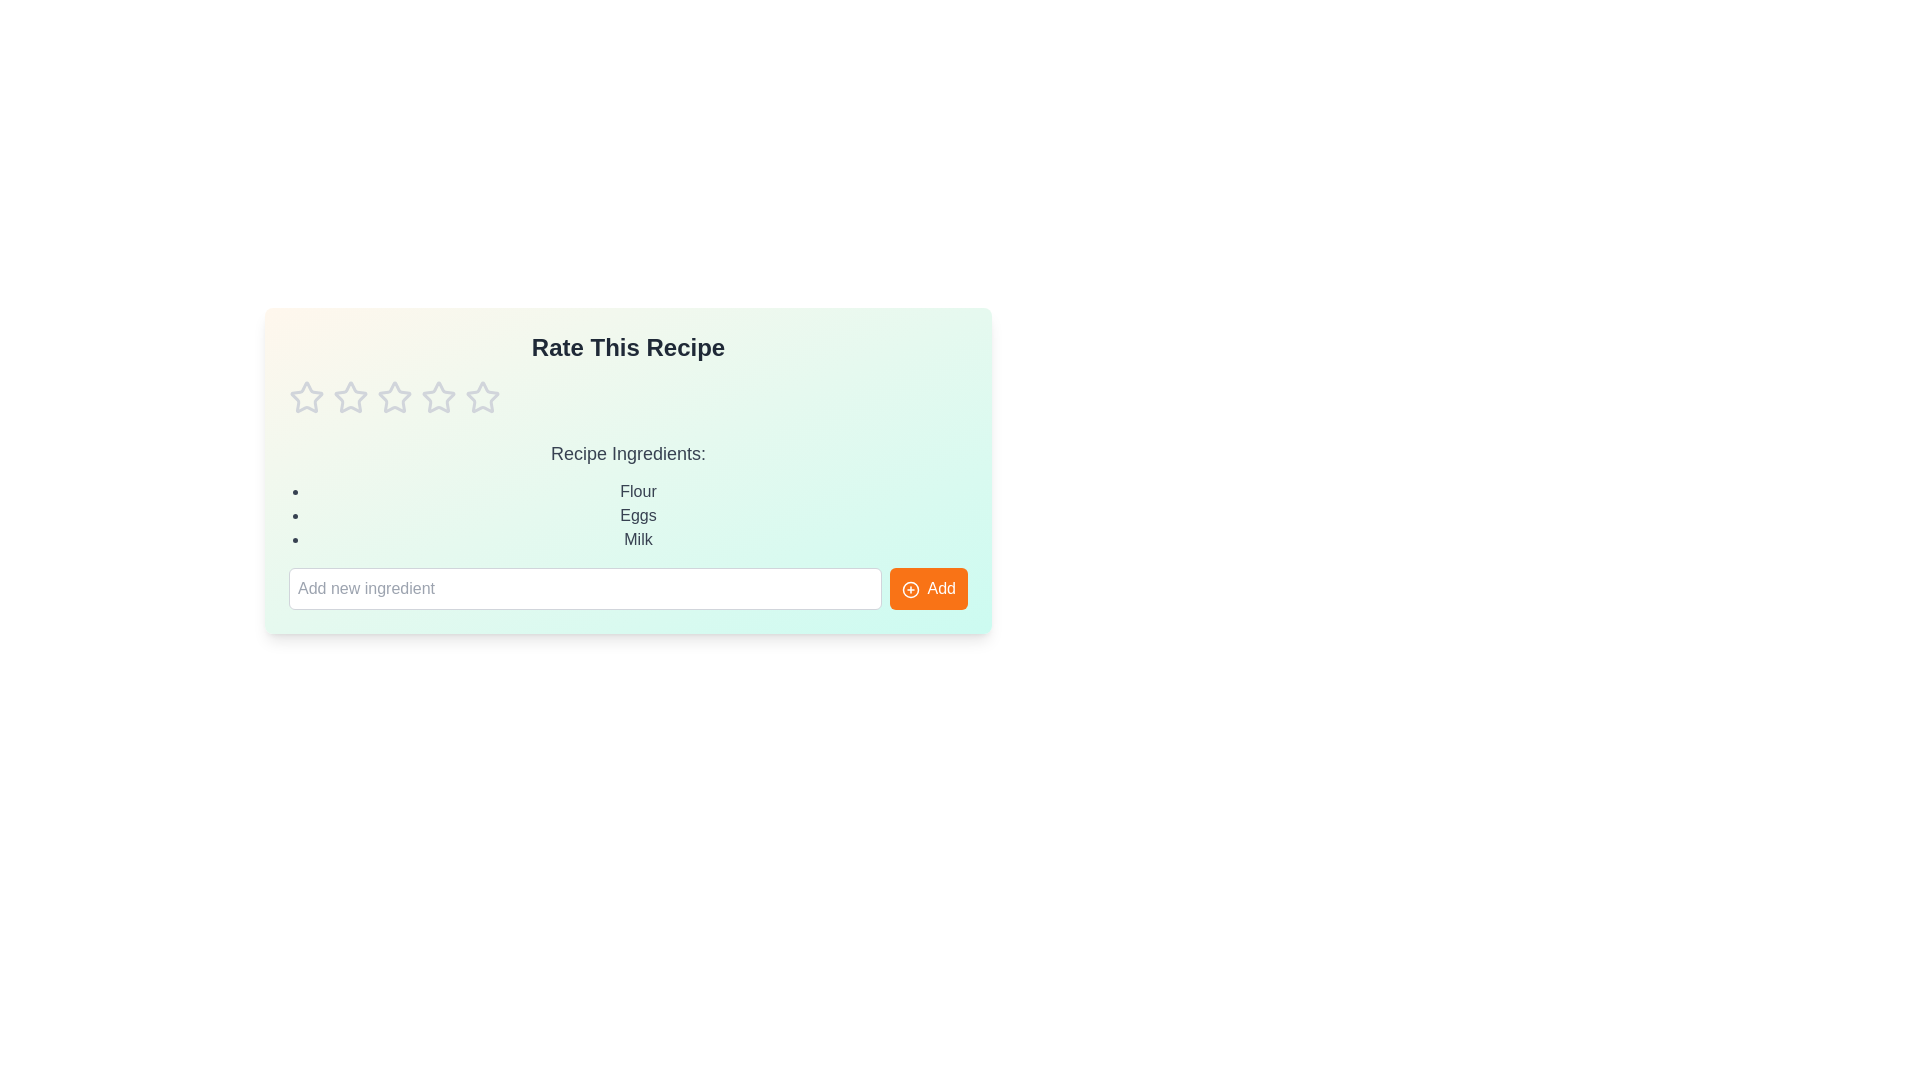 This screenshot has width=1920, height=1080. What do you see at coordinates (437, 397) in the screenshot?
I see `the star corresponding to the rating 4 to set the recipe rating` at bounding box center [437, 397].